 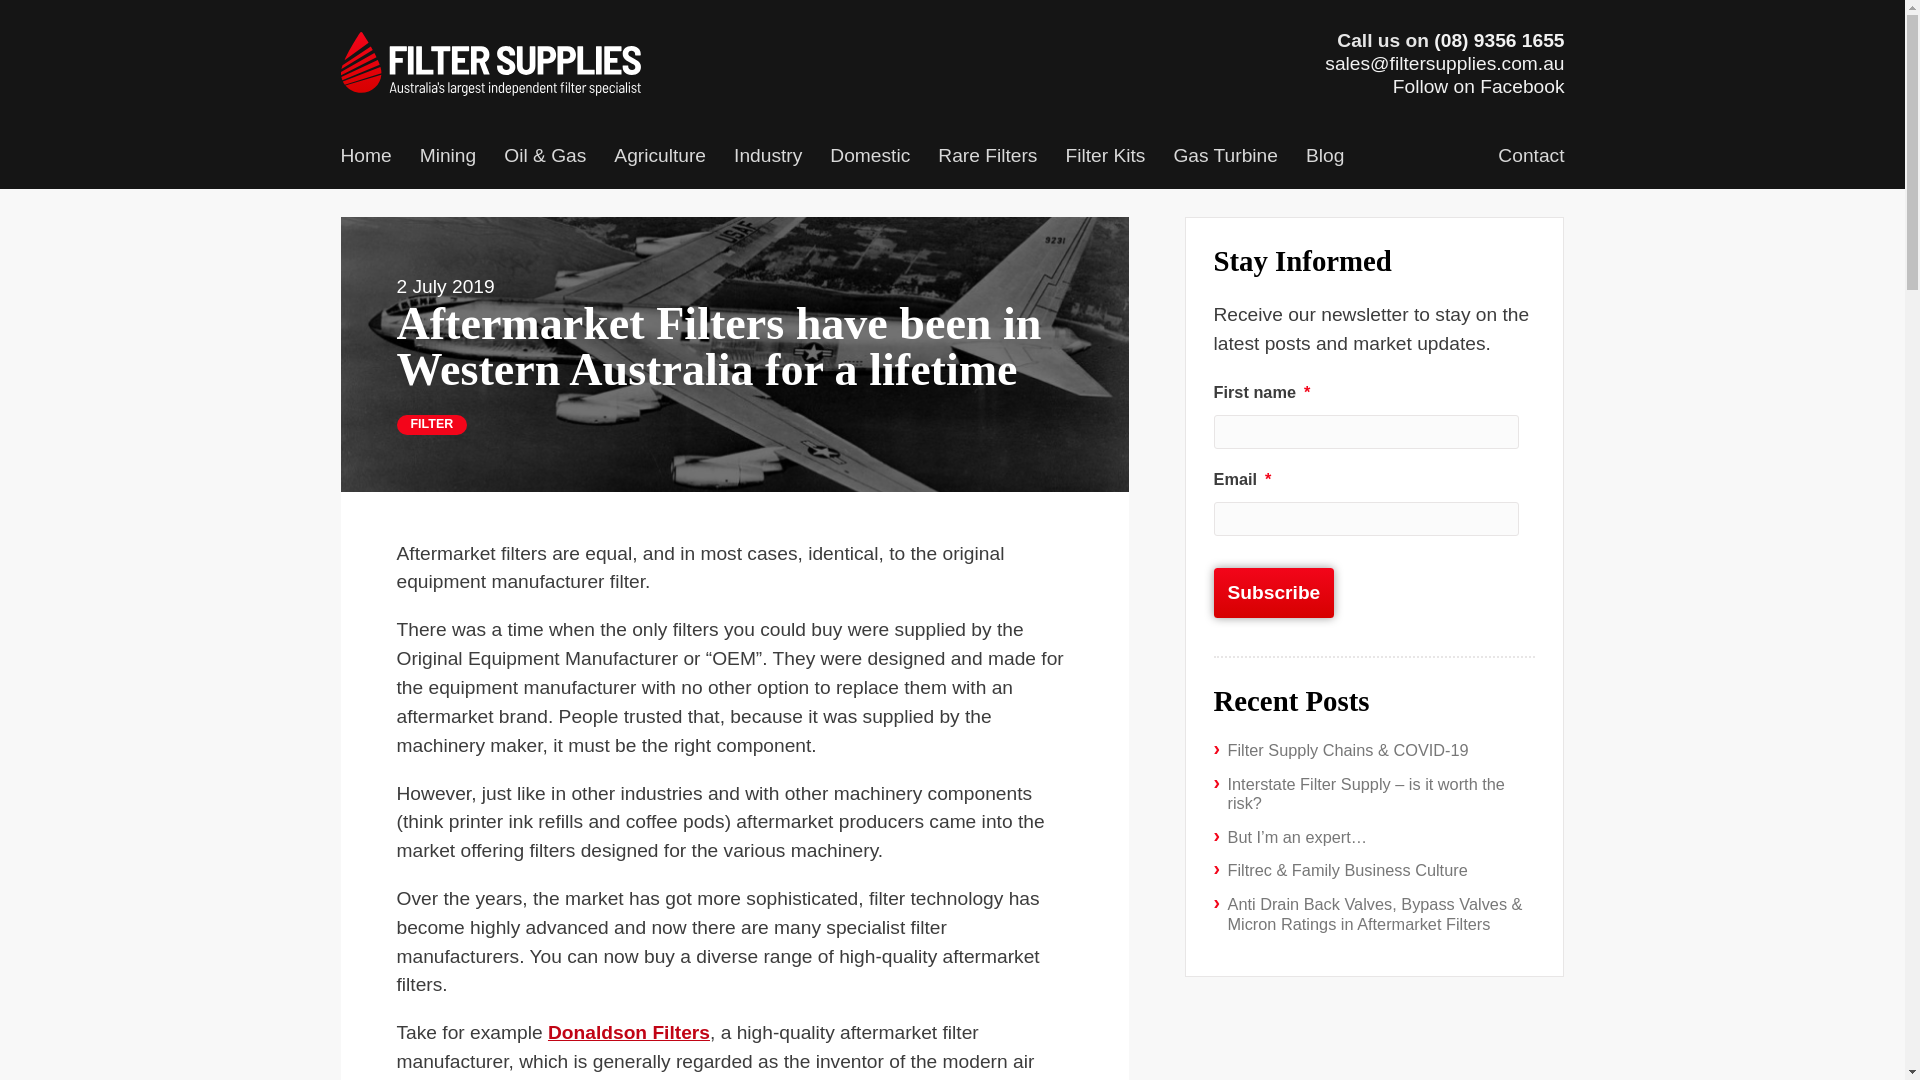 I want to click on 'Filtrec & Family Business Culture', so click(x=1348, y=869).